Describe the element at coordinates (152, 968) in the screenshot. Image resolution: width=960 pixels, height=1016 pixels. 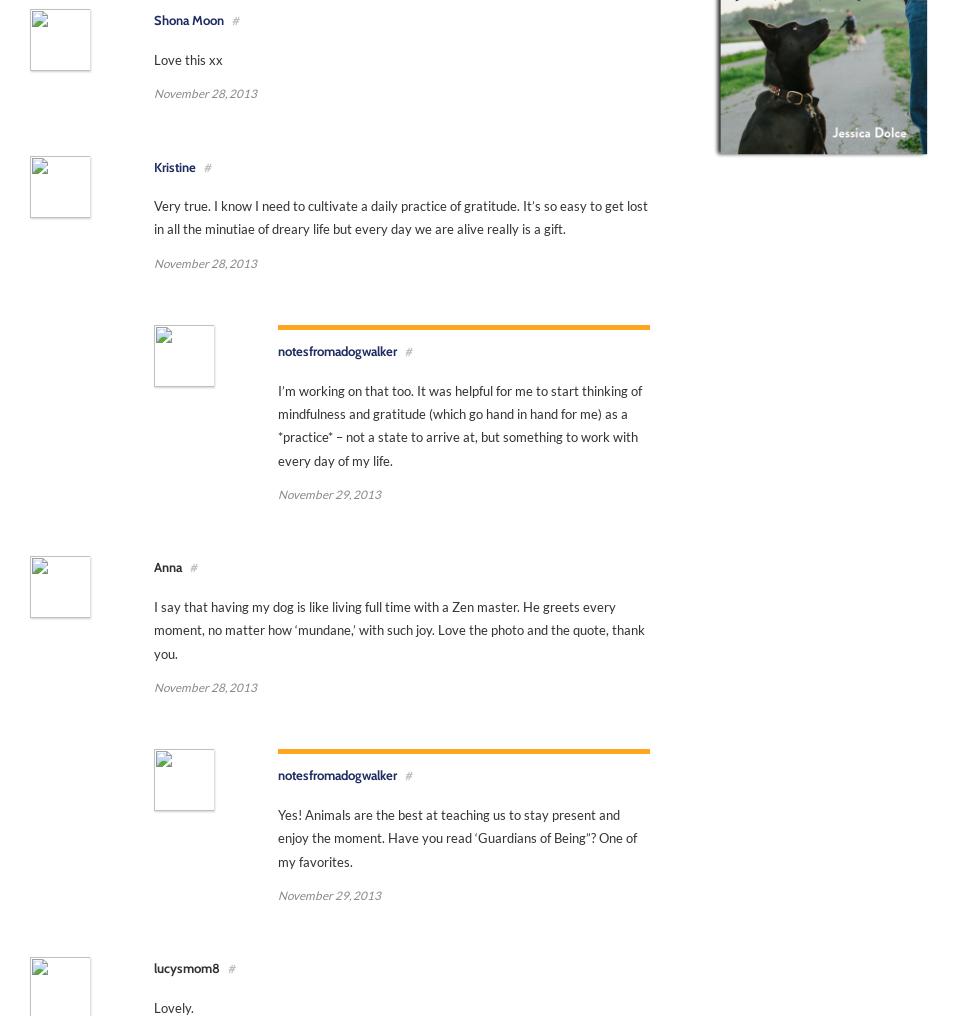
I see `'lucysmom8'` at that location.